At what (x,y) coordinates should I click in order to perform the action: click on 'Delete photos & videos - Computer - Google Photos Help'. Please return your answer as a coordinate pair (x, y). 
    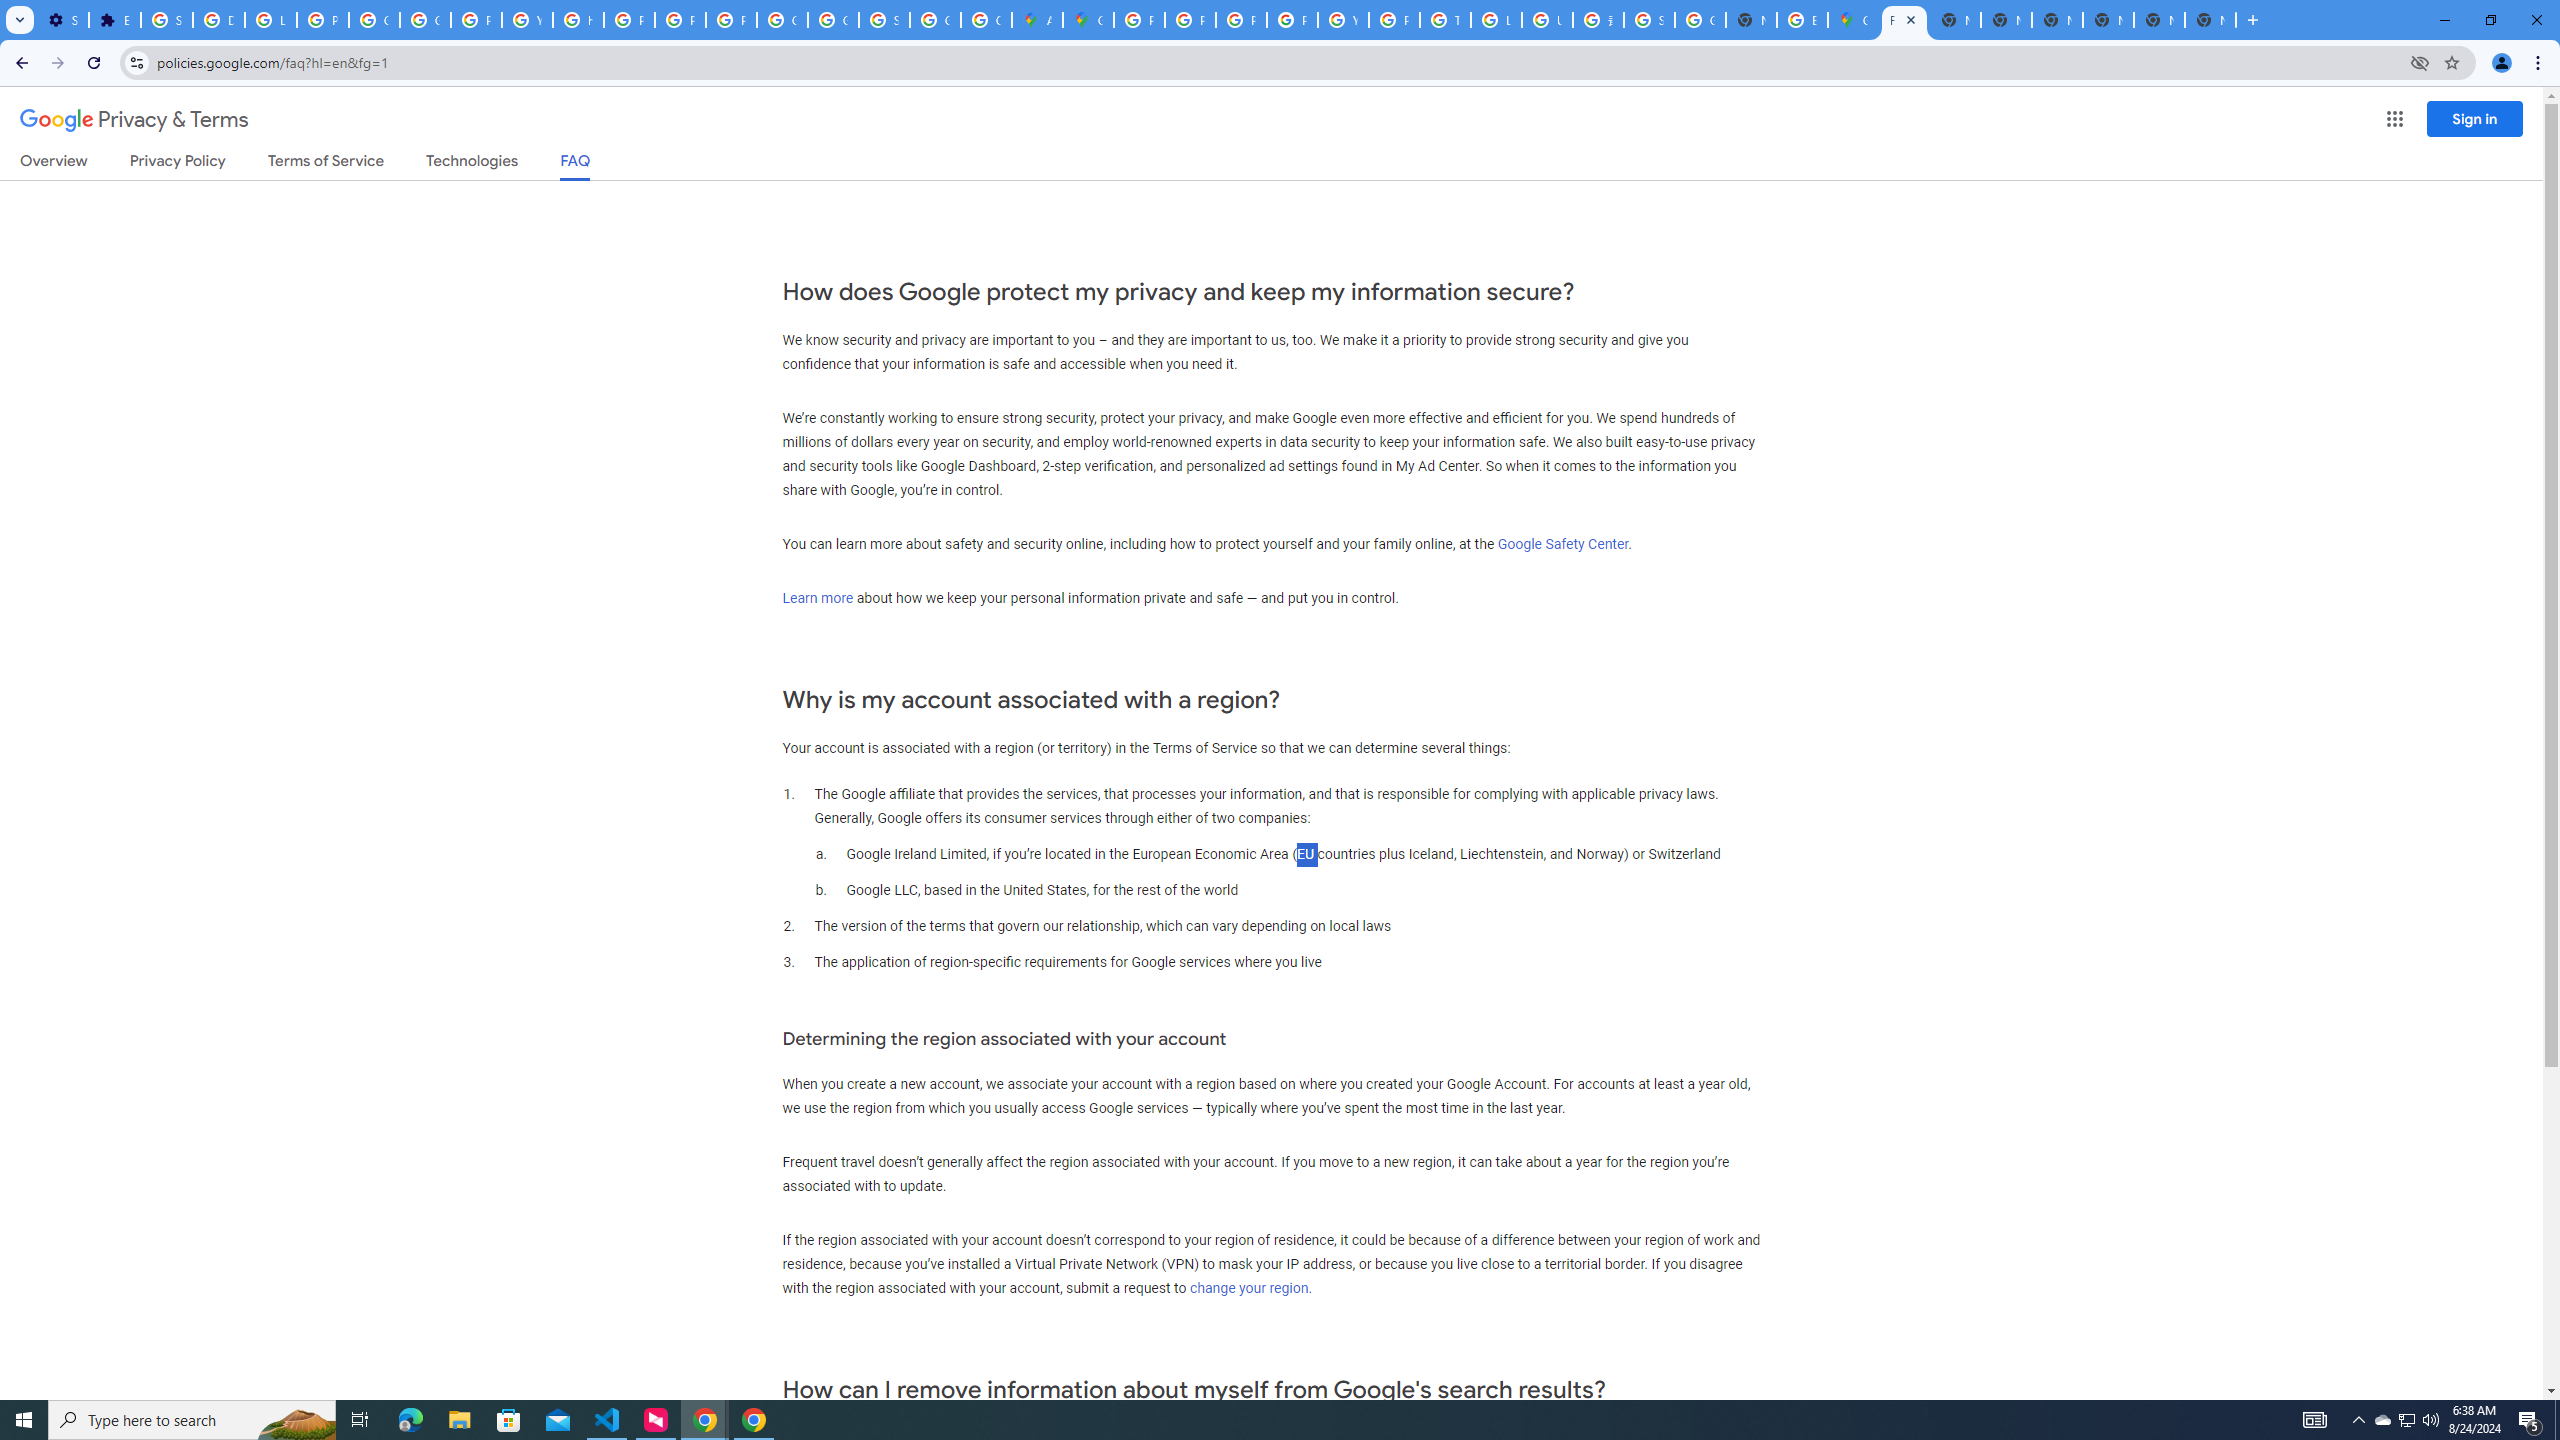
    Looking at the image, I should click on (217, 19).